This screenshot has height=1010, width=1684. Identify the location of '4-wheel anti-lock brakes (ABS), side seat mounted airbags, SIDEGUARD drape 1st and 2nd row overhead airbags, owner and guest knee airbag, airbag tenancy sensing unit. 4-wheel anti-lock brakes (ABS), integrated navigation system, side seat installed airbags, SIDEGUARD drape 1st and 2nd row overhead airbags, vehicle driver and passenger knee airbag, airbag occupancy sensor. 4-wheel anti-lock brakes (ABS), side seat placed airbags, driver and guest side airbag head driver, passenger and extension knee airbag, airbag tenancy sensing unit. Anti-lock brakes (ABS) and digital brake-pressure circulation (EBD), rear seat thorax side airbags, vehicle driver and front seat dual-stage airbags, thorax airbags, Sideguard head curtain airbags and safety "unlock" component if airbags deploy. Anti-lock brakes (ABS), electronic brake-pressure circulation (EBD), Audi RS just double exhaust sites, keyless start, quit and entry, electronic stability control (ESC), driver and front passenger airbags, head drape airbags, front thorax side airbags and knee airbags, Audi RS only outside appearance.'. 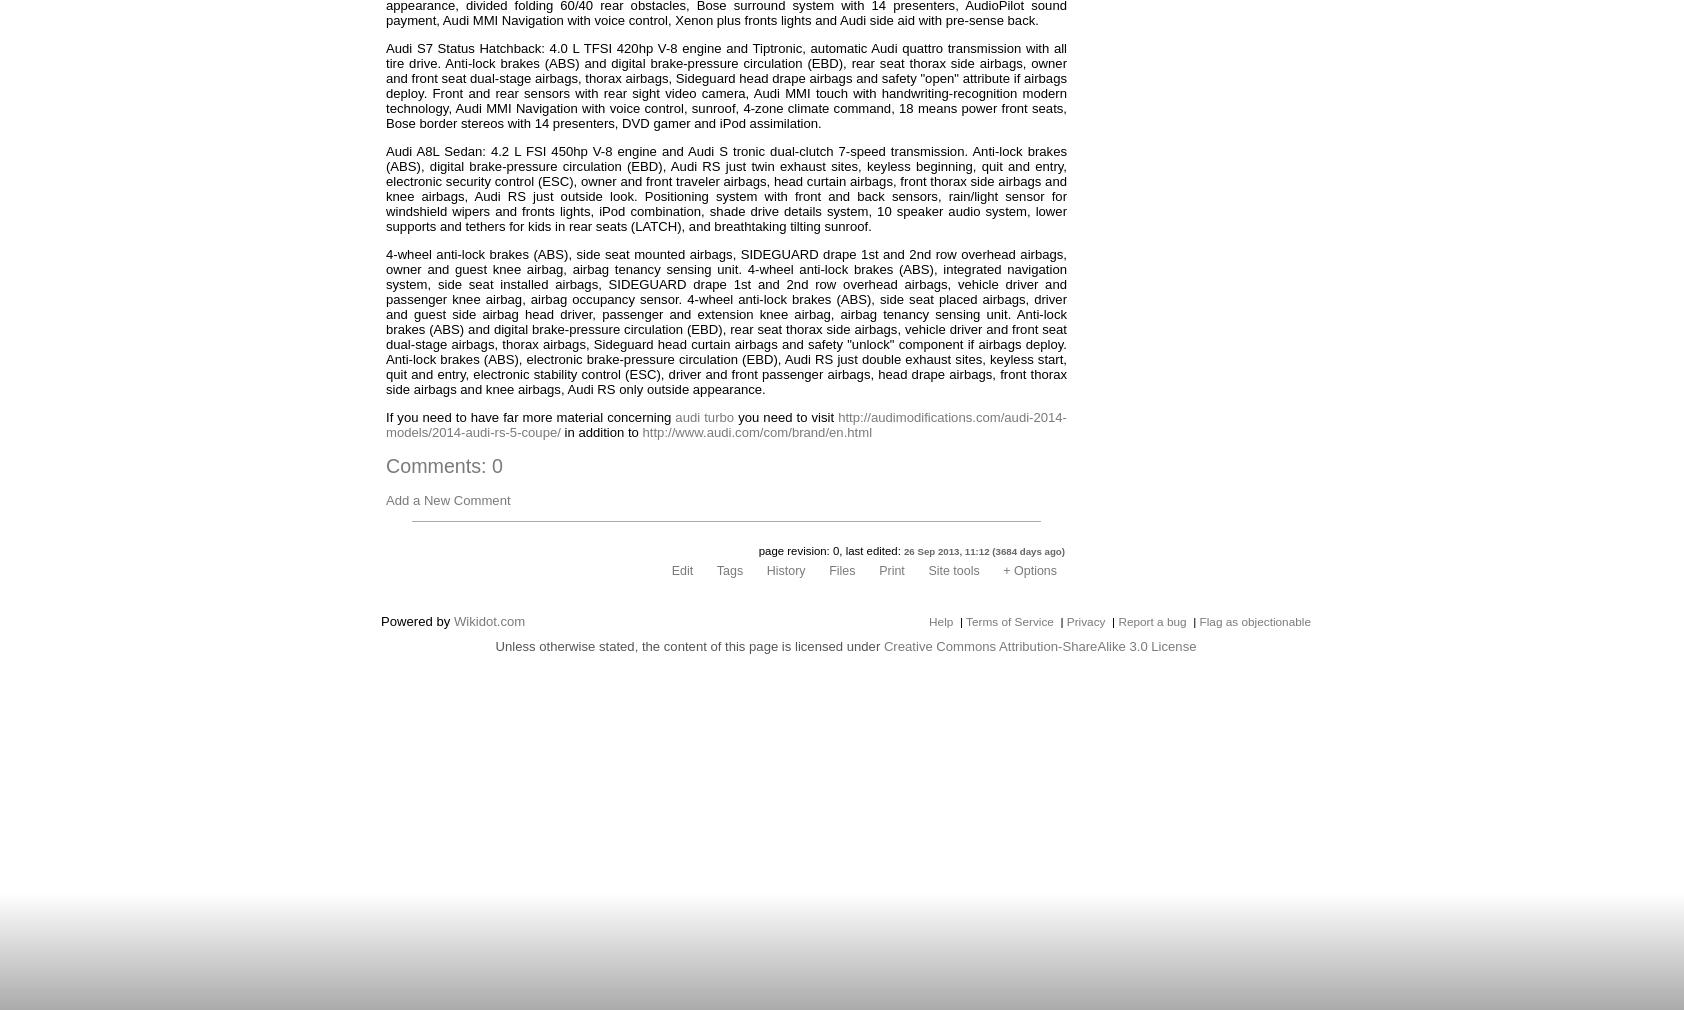
(726, 320).